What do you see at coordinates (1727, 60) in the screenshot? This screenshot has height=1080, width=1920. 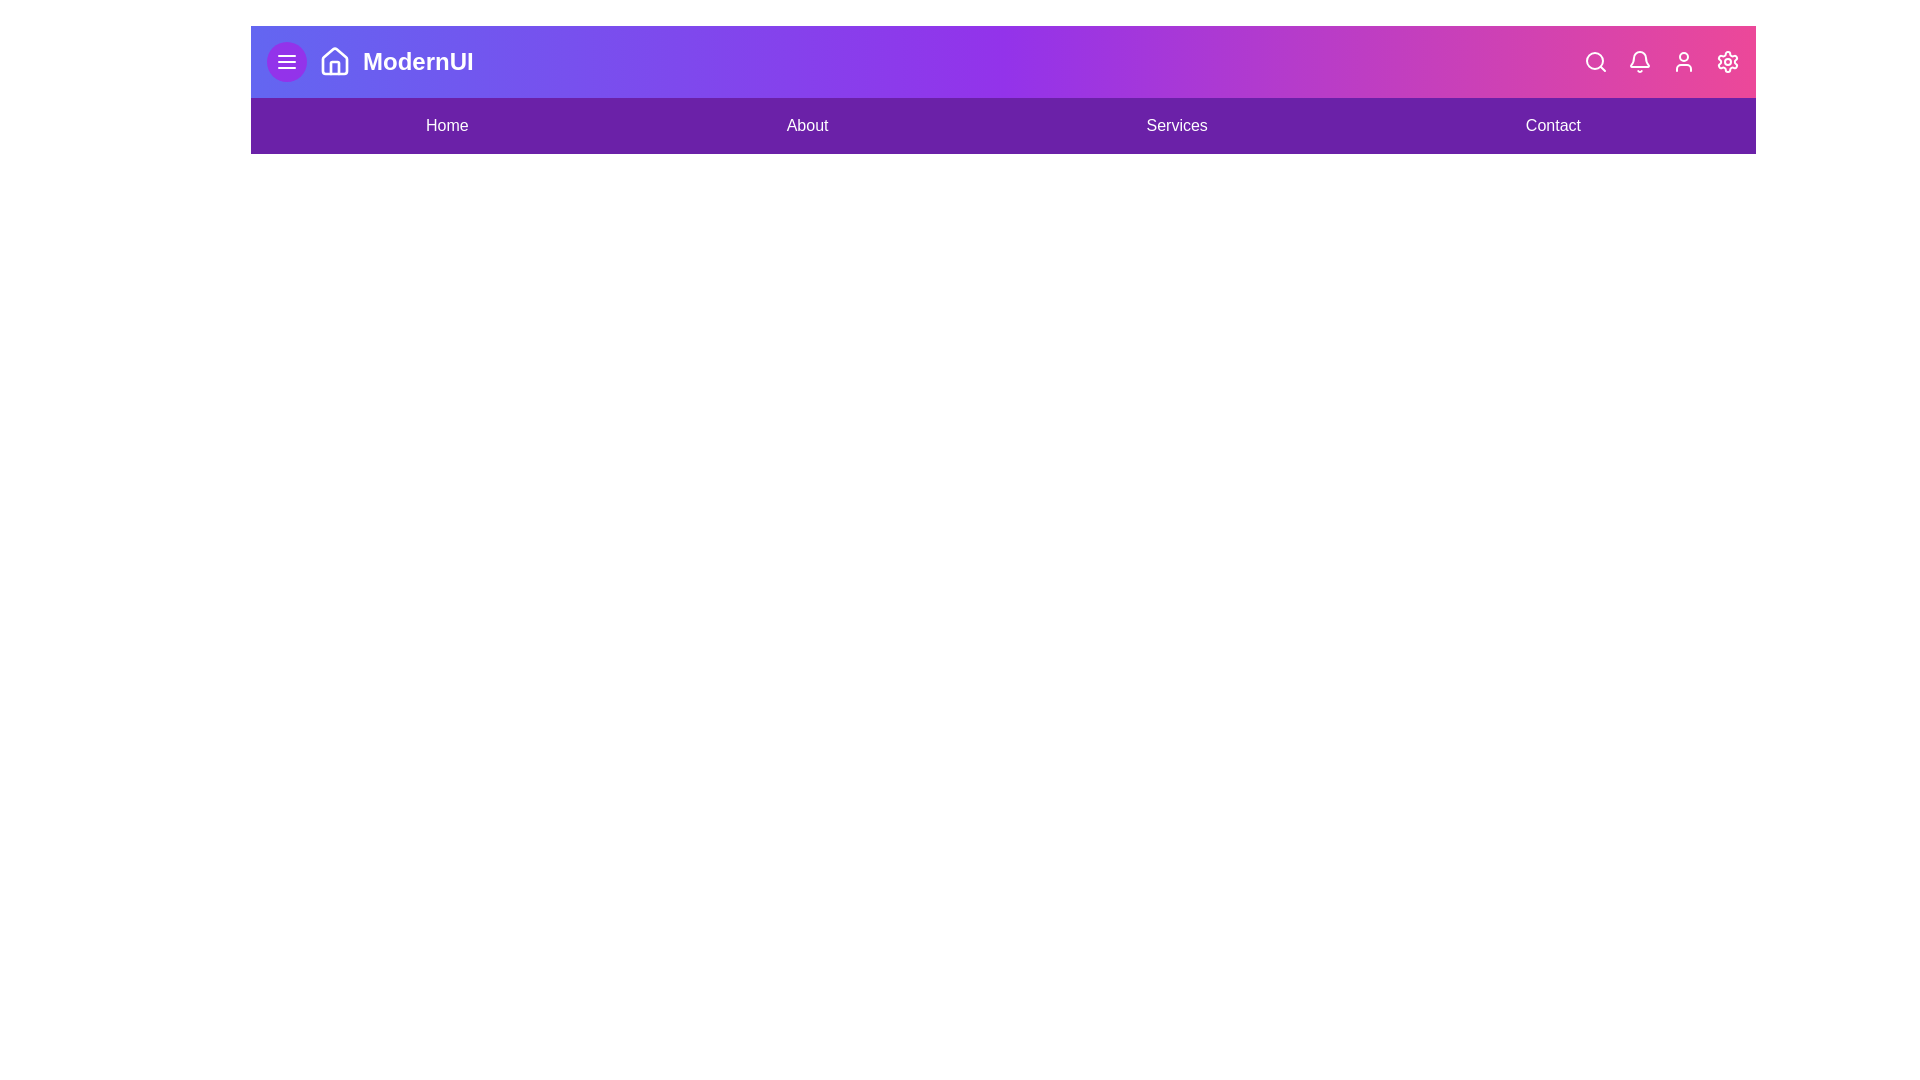 I see `the Settings icon on the right side of the bar` at bounding box center [1727, 60].